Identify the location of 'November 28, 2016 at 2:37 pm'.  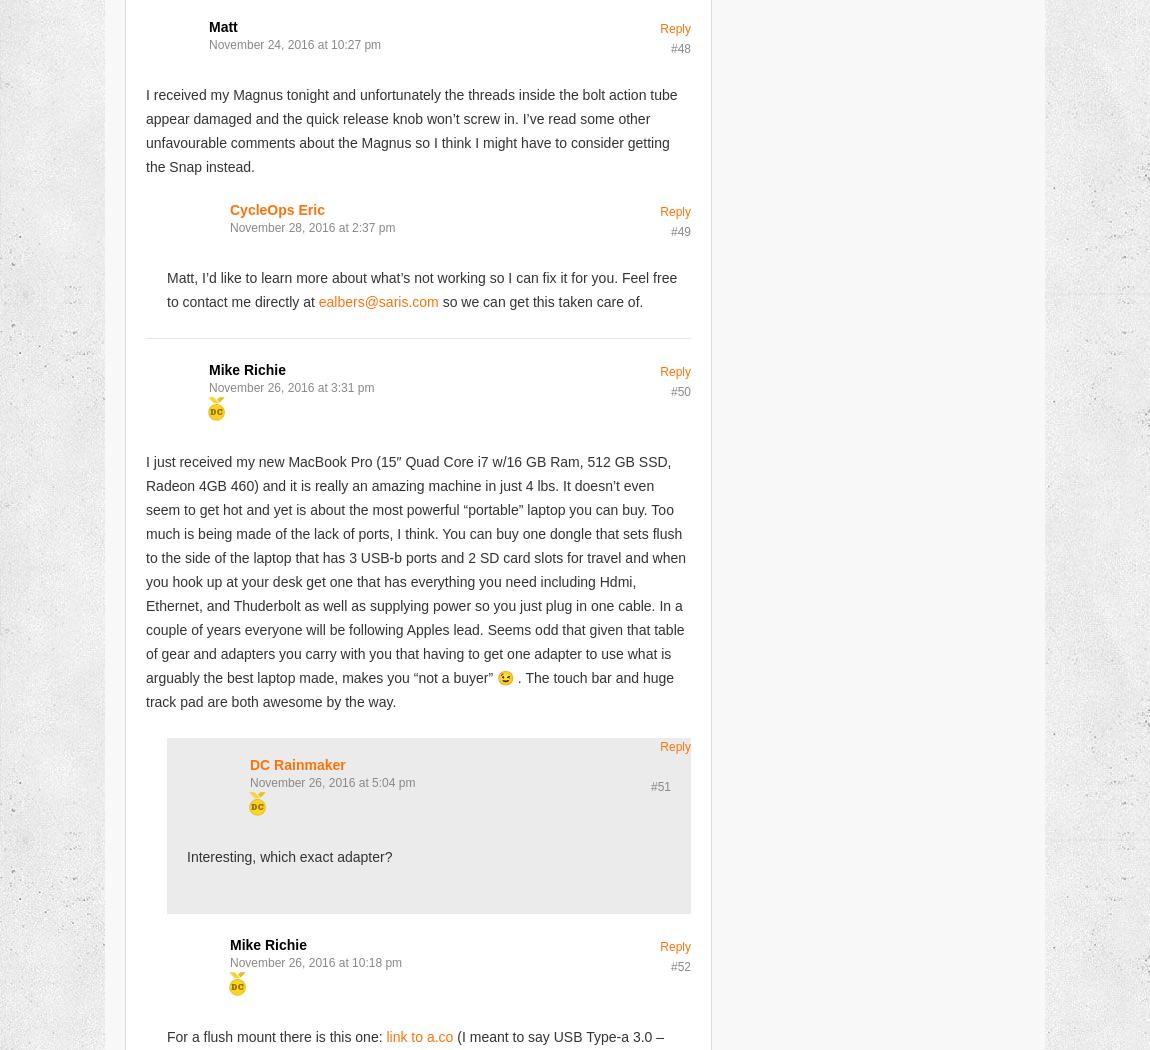
(312, 227).